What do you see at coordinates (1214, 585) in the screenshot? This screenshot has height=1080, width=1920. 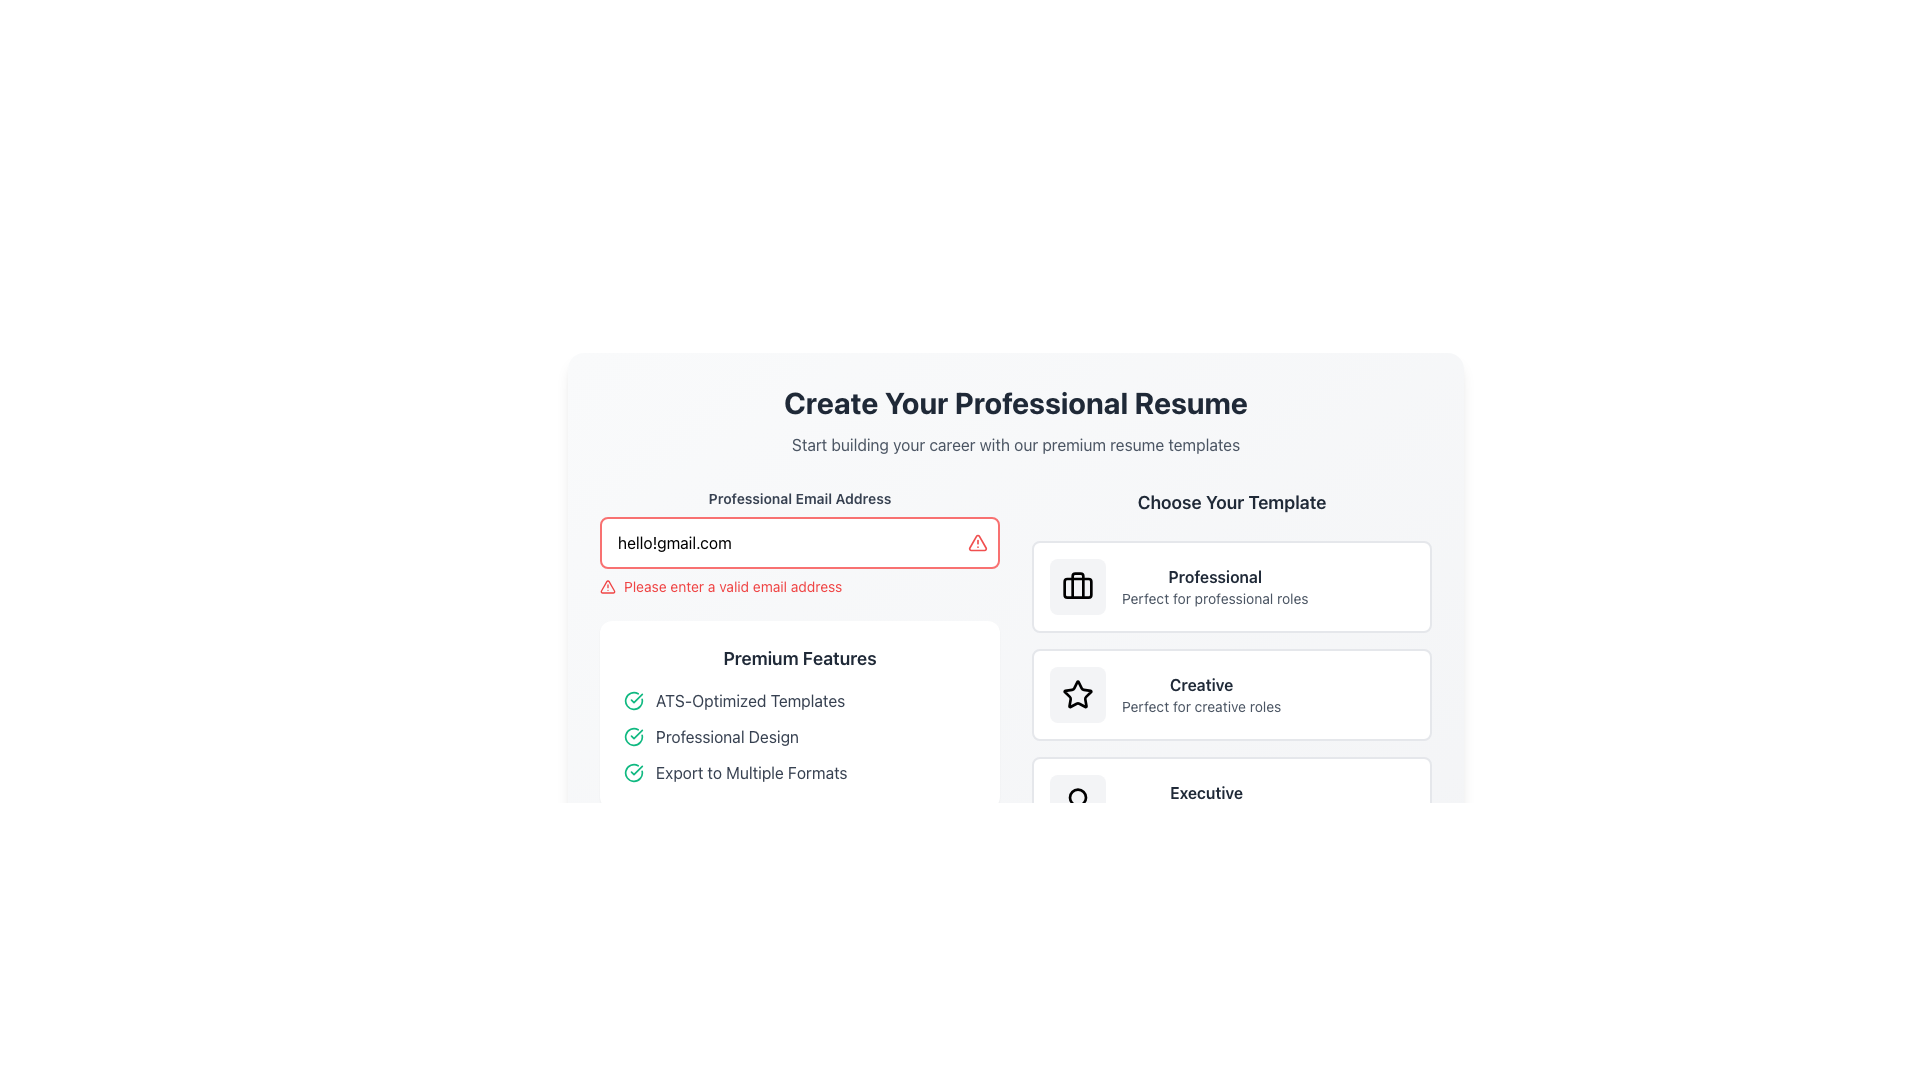 I see `the 'Professional' TextBlock which includes the title 'Professional' and the subtitle 'Perfect for professional roles'` at bounding box center [1214, 585].